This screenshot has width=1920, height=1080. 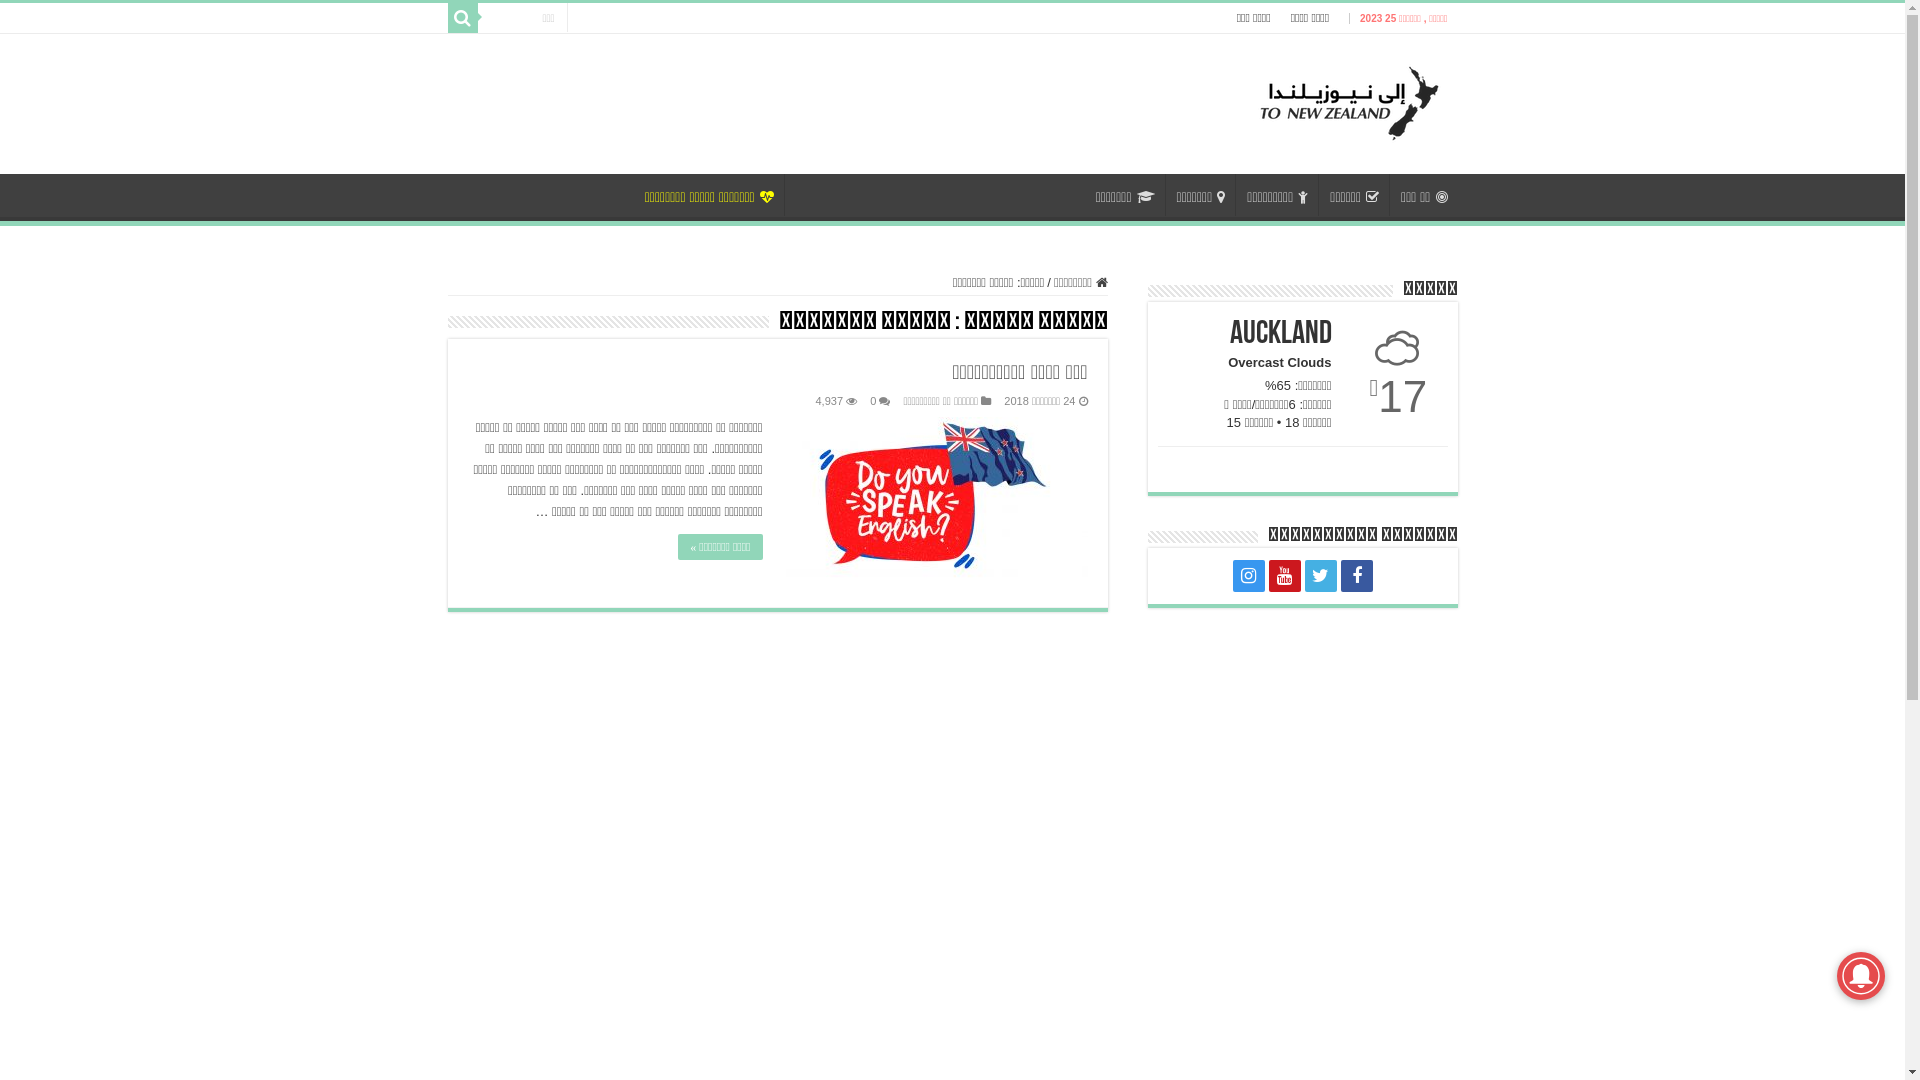 I want to click on '0', so click(x=873, y=401).